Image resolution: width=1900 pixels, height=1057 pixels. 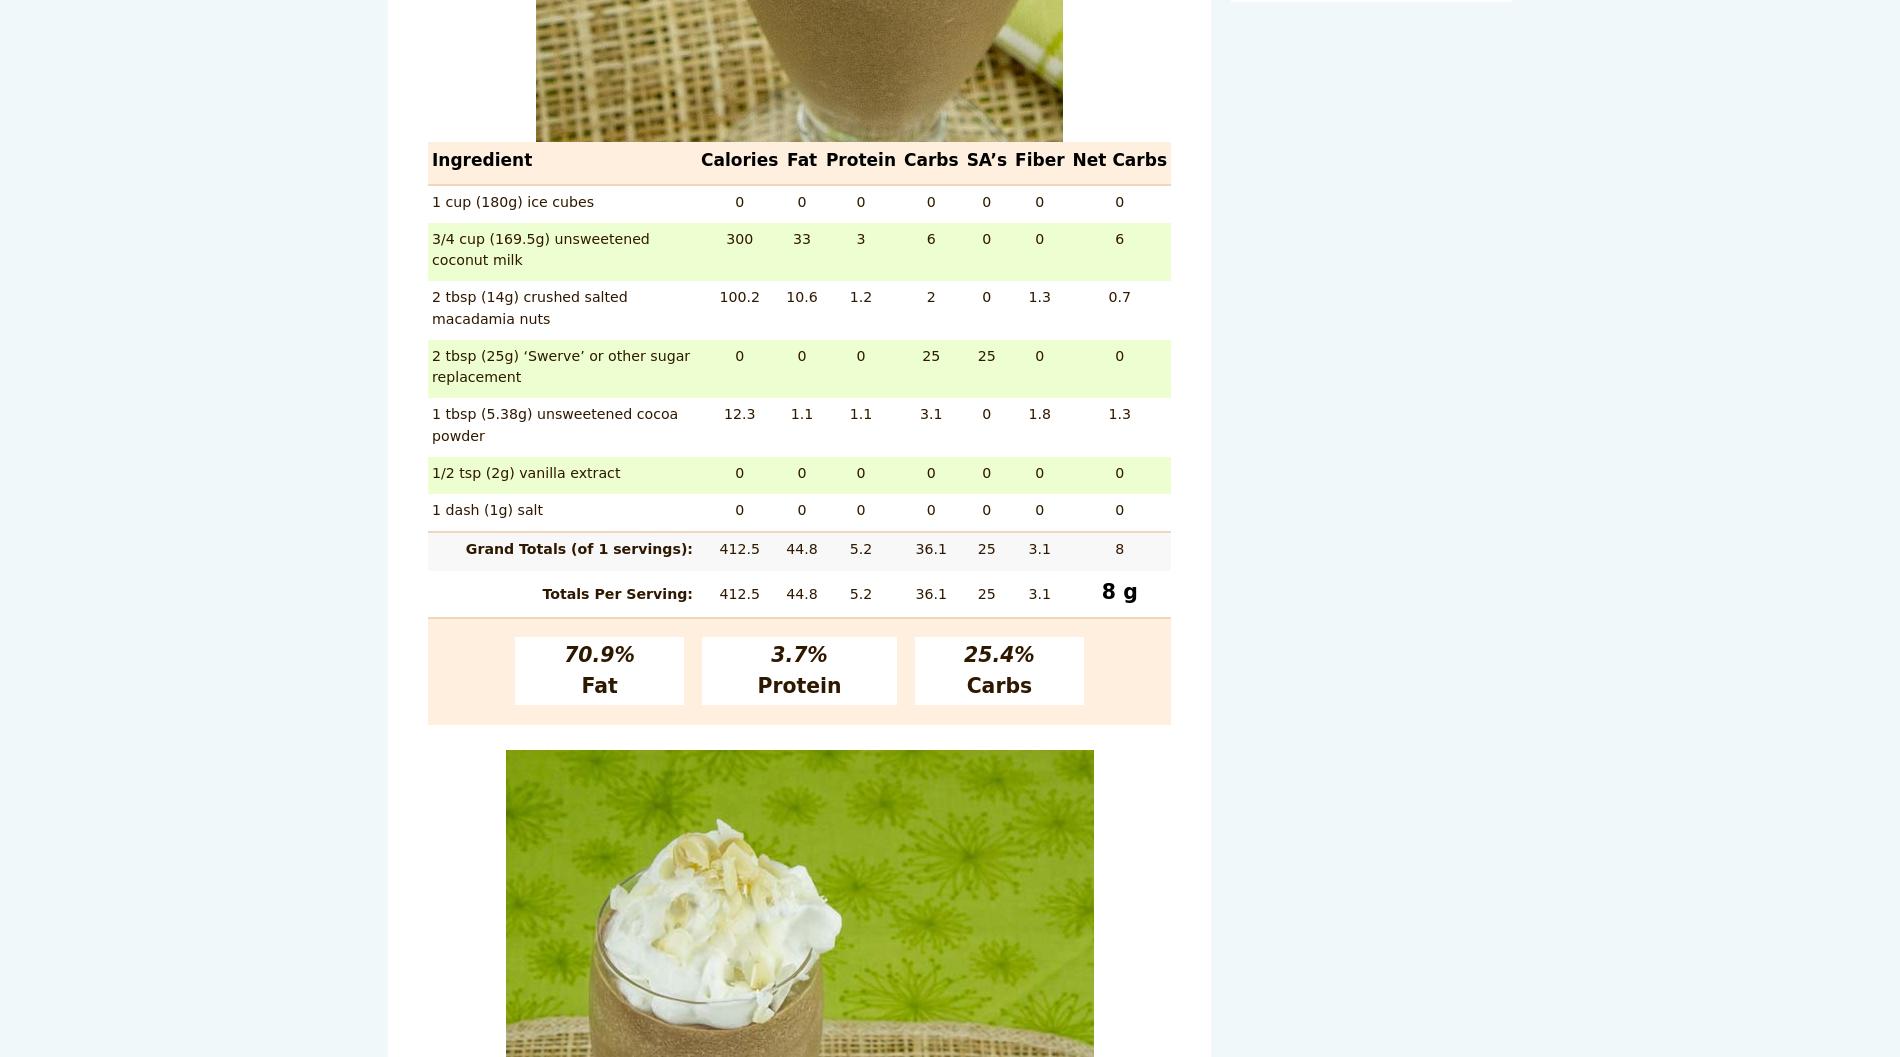 I want to click on '8 g', so click(x=1118, y=589).